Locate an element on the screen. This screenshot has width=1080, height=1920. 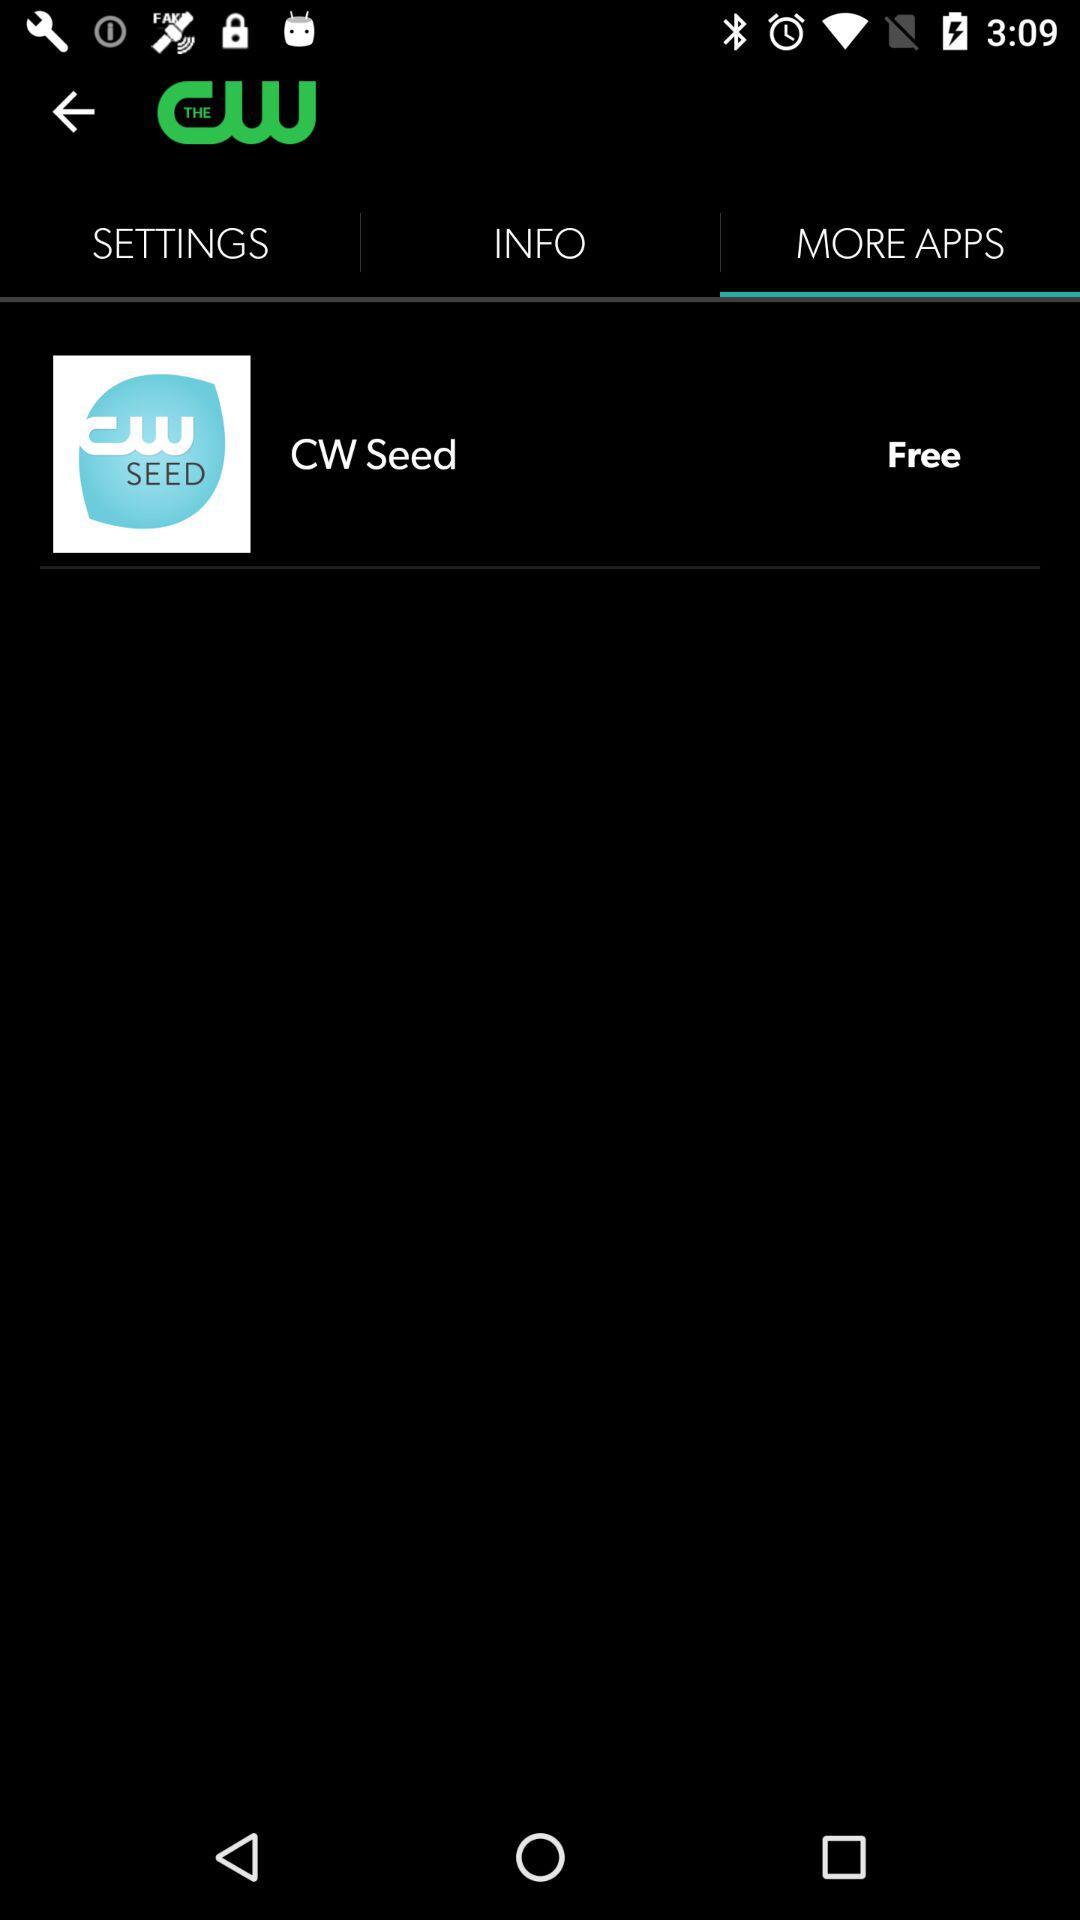
item next to more apps item is located at coordinates (540, 242).